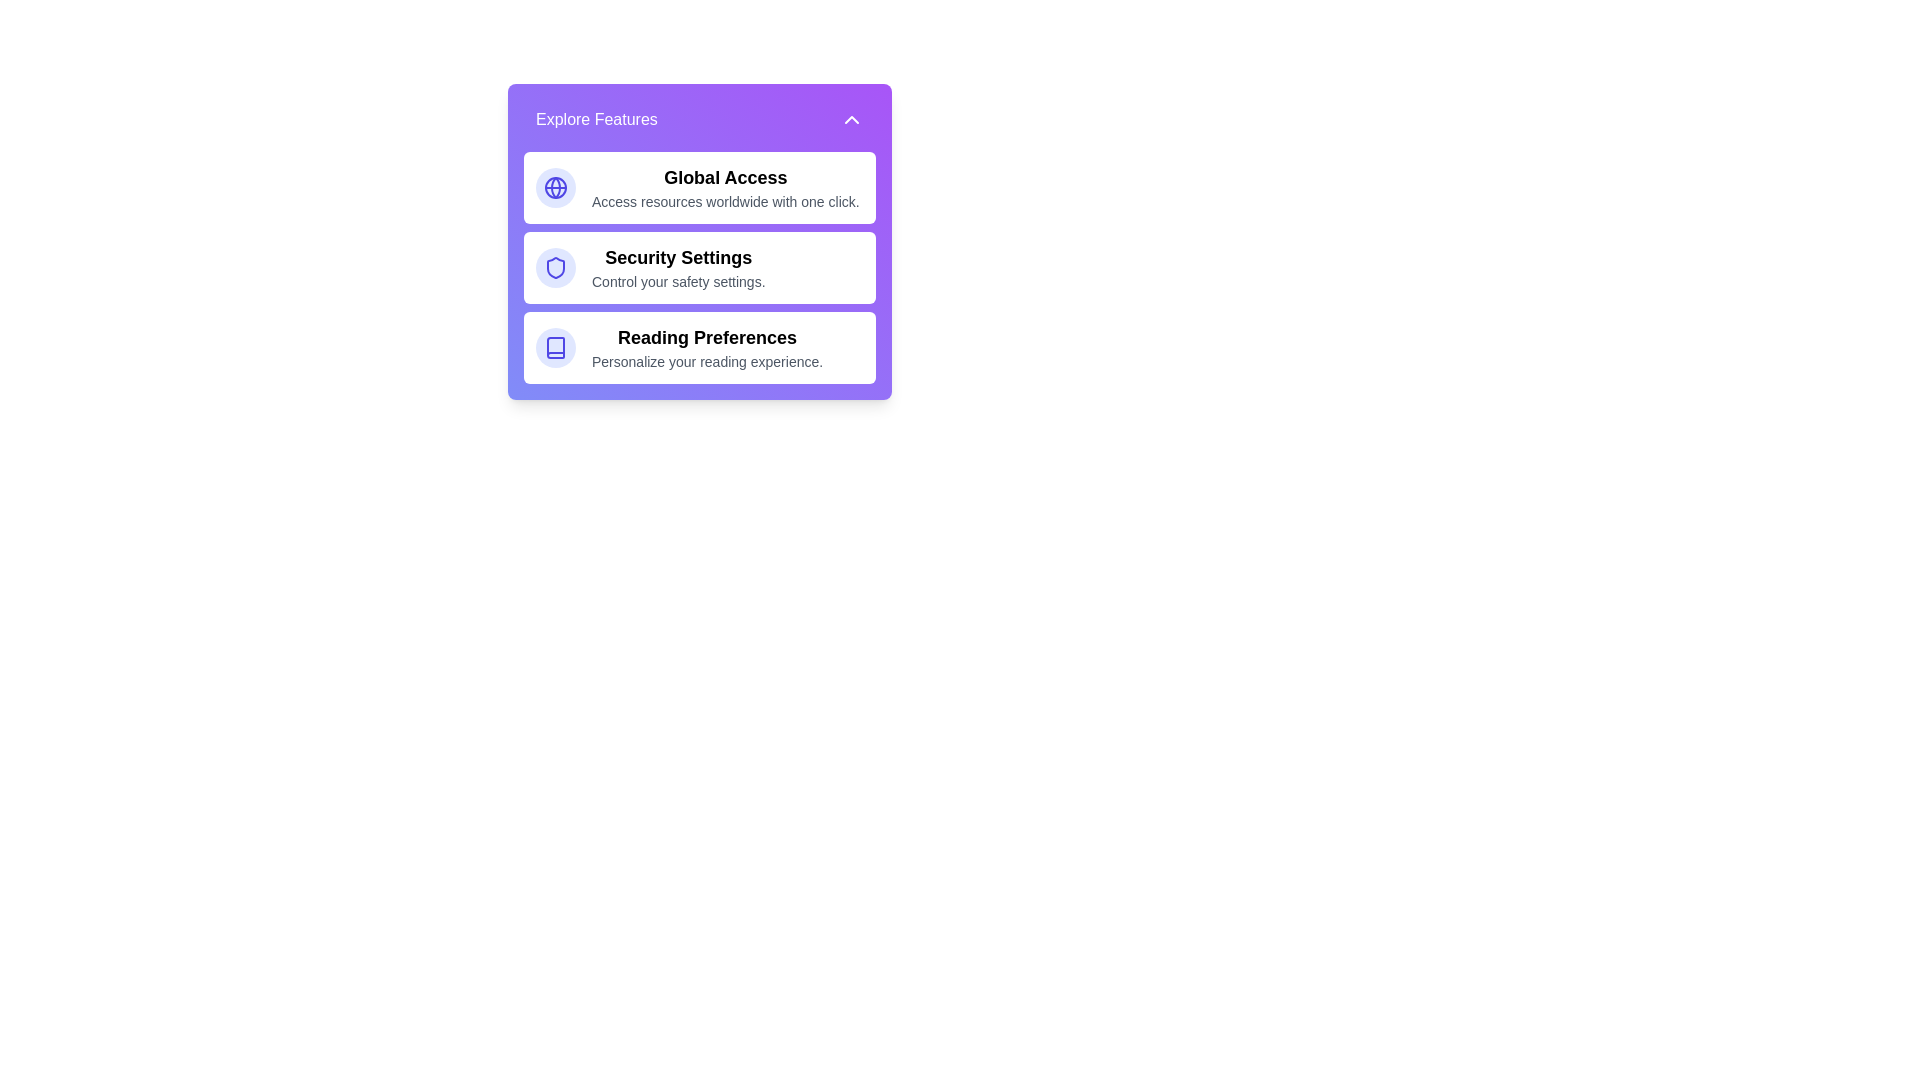 The width and height of the screenshot is (1920, 1080). I want to click on the static text element that says 'Personalize your reading experience.', which is styled in a small, gray font and located beneath the 'Reading Preferences' label, so click(707, 362).